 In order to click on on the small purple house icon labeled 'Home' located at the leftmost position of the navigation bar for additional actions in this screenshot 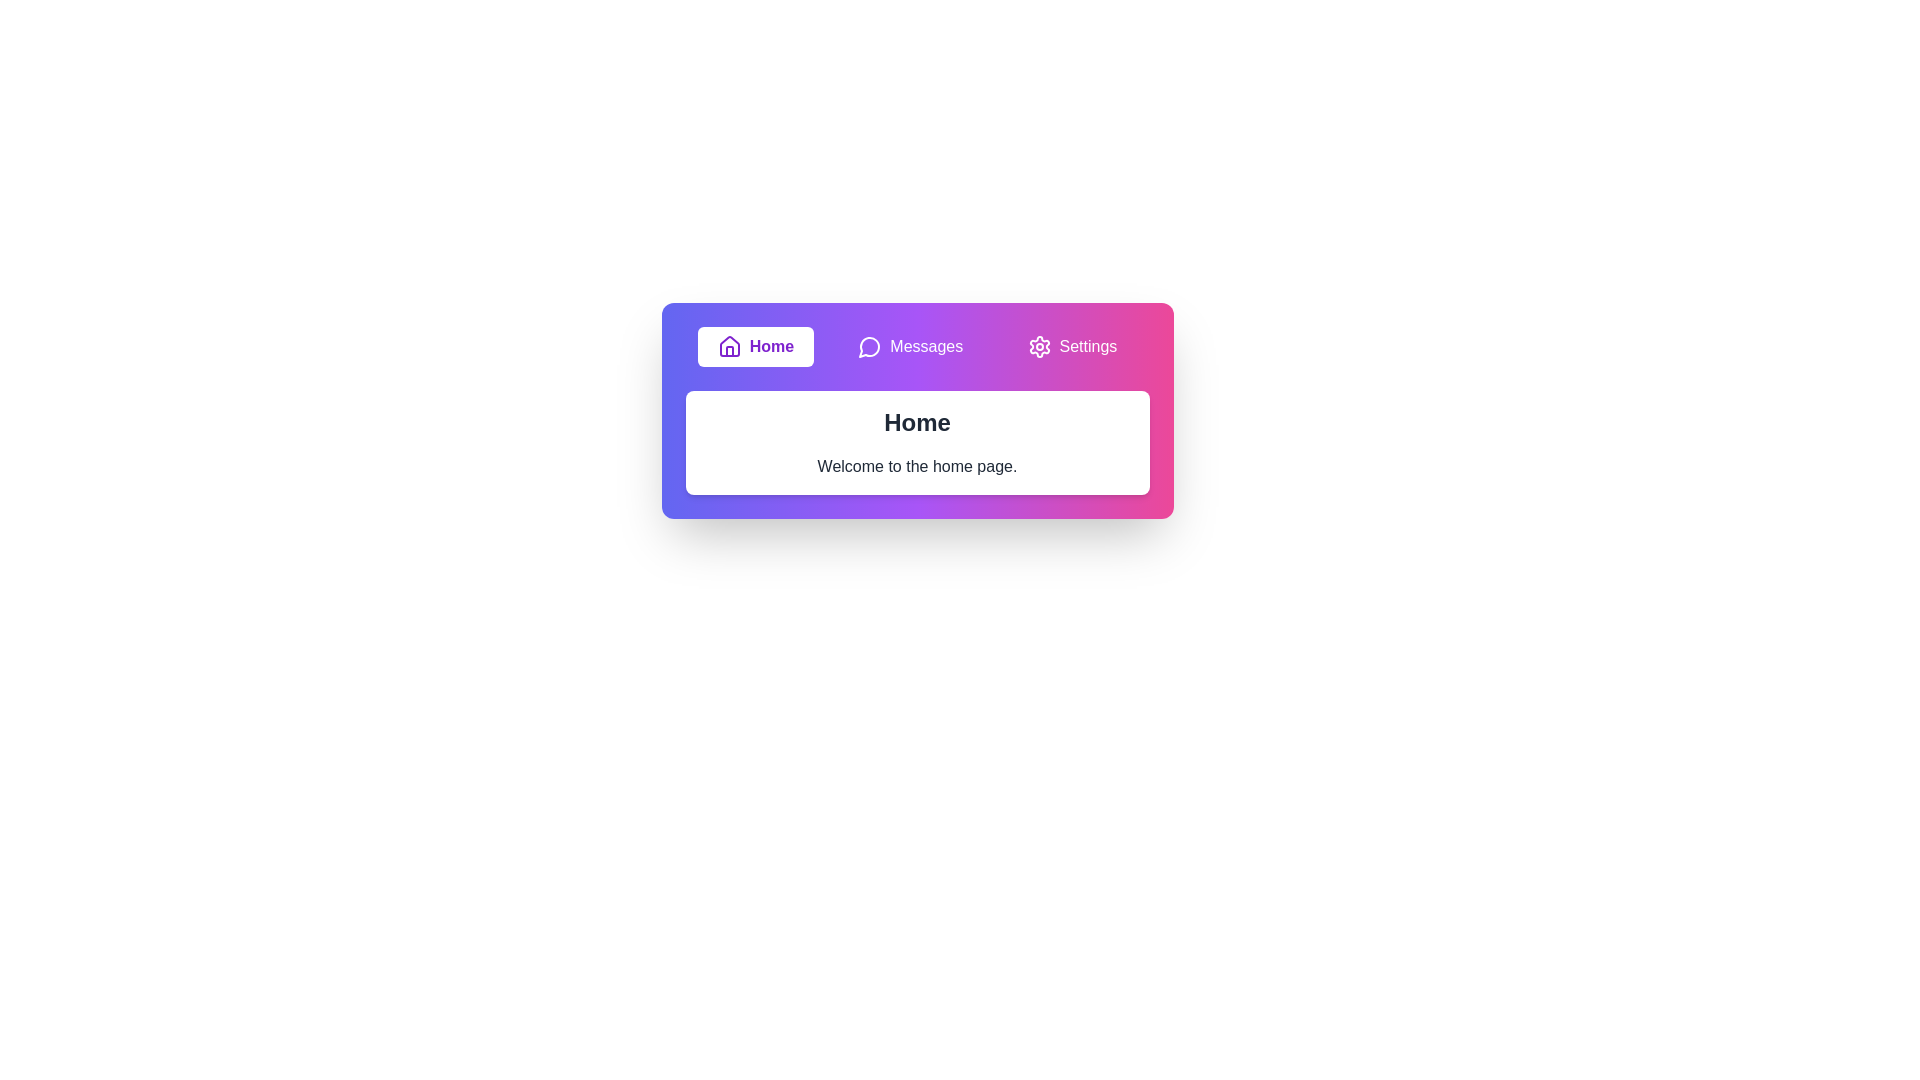, I will do `click(728, 346)`.